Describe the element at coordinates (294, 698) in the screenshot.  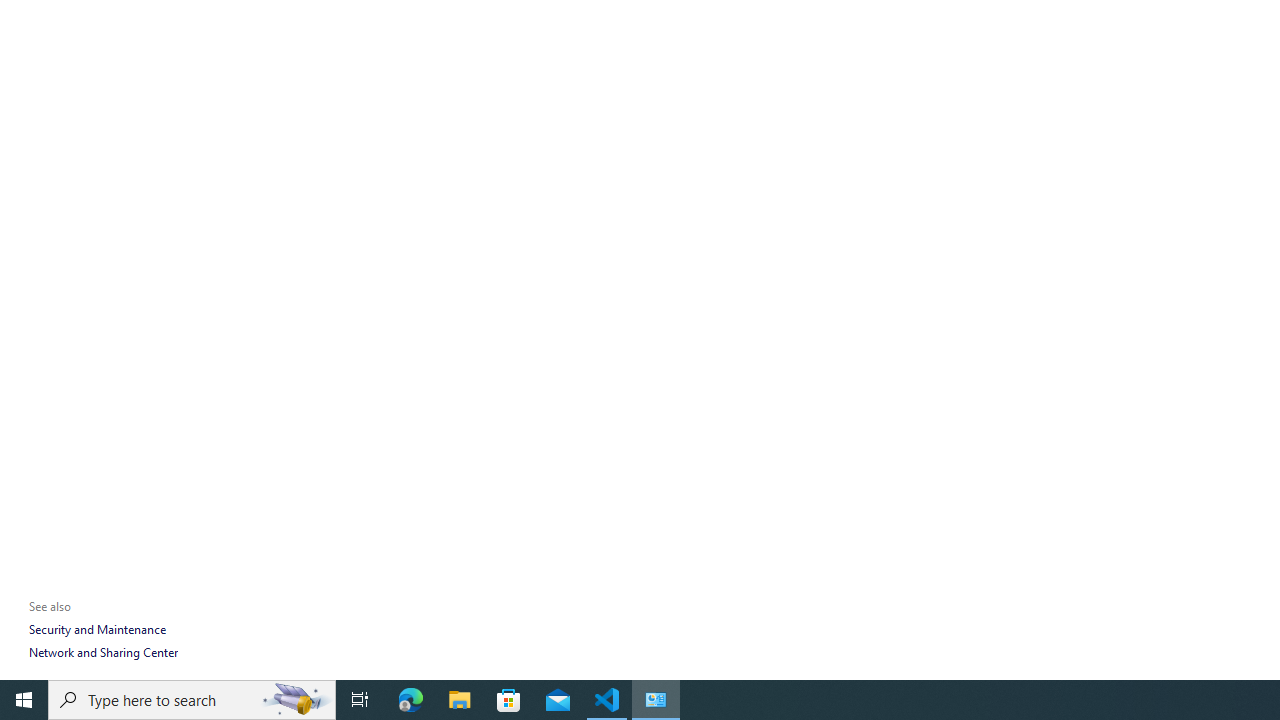
I see `'Search highlights icon opens search home window'` at that location.